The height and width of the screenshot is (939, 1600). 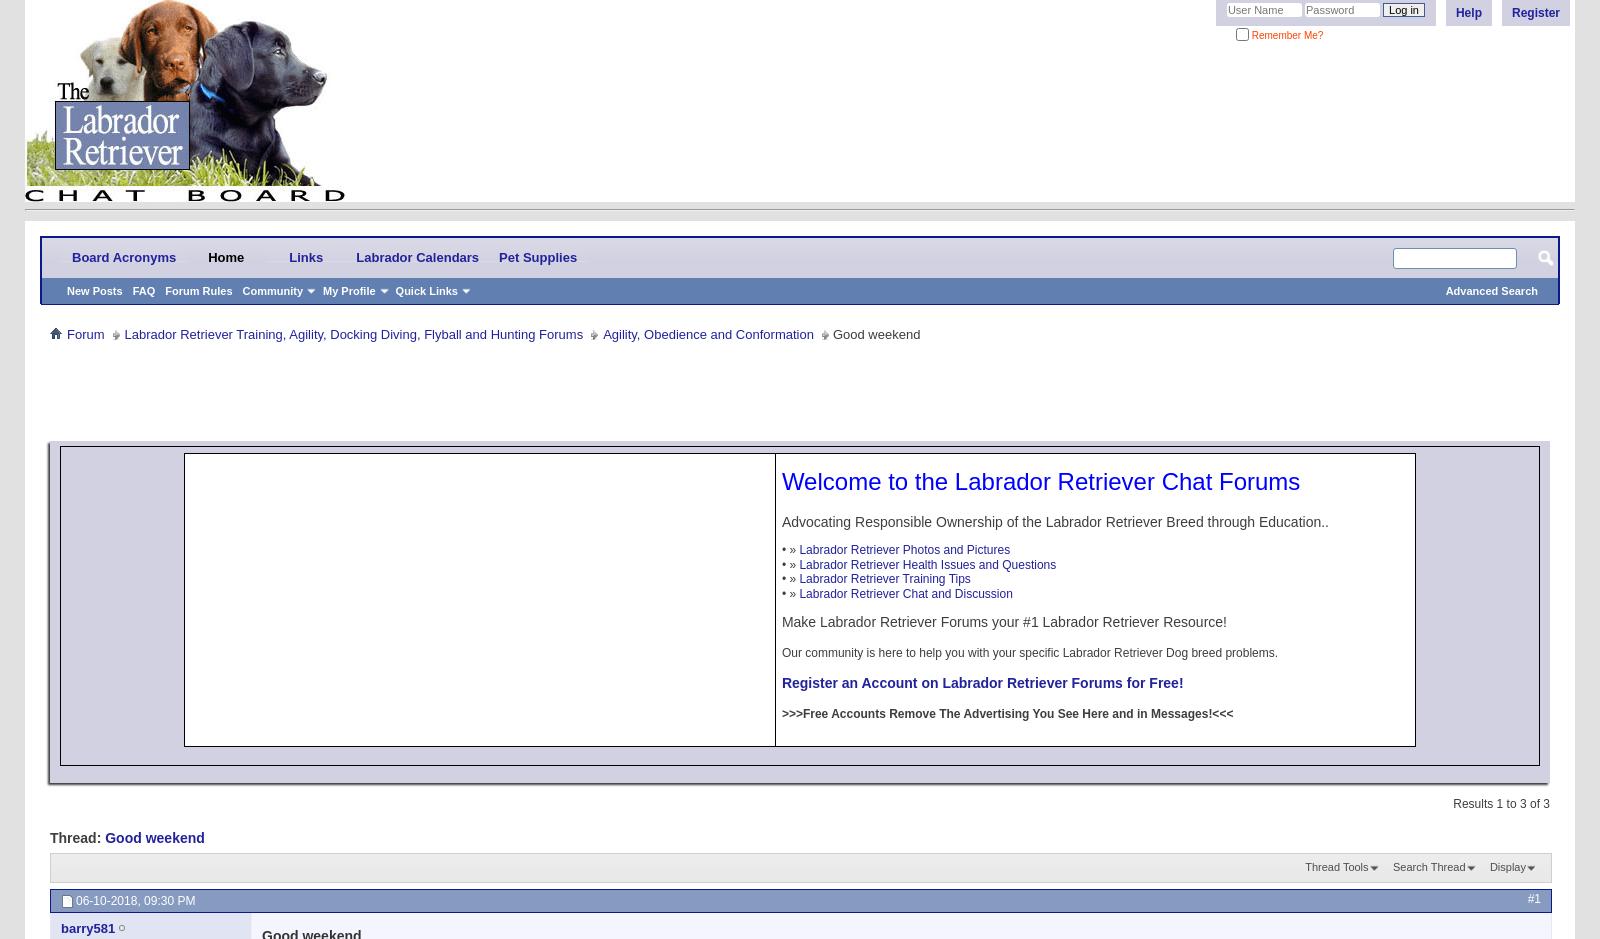 I want to click on 'Labrador Retriever Chat and Discussion', so click(x=799, y=594).